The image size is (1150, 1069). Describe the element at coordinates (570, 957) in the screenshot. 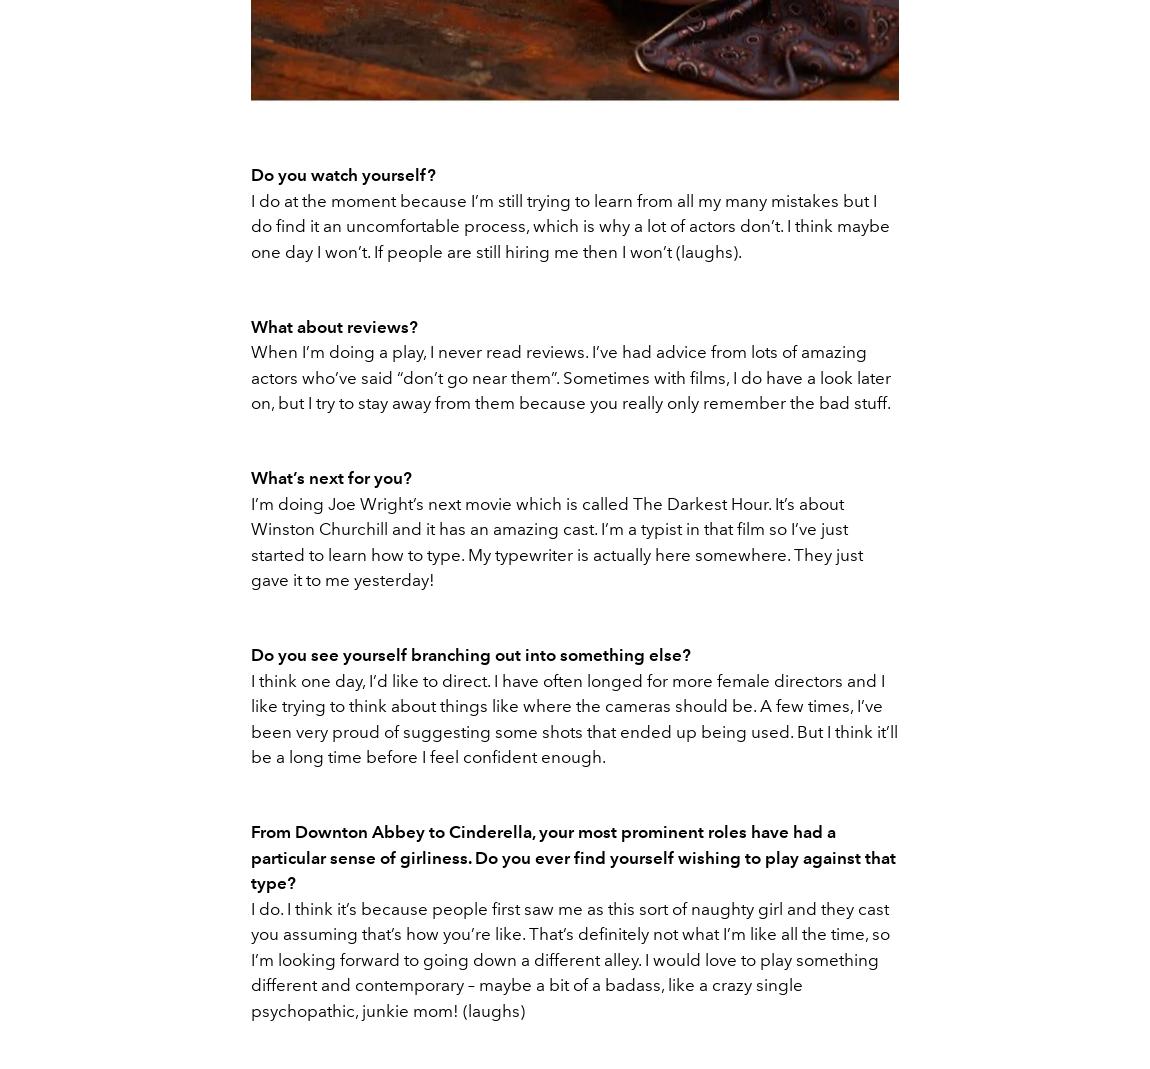

I see `'I do. I think it’s because people first saw me as this sort of naughty girl and they cast you assuming that’s how you’re like. That’s definitely not what I’m like all the time, so I’m looking forward to going down a different alley. I would love to play something different and contemporary – maybe a bit of a badass, like a crazy single psychopathic, junkie mom! (laughs)'` at that location.